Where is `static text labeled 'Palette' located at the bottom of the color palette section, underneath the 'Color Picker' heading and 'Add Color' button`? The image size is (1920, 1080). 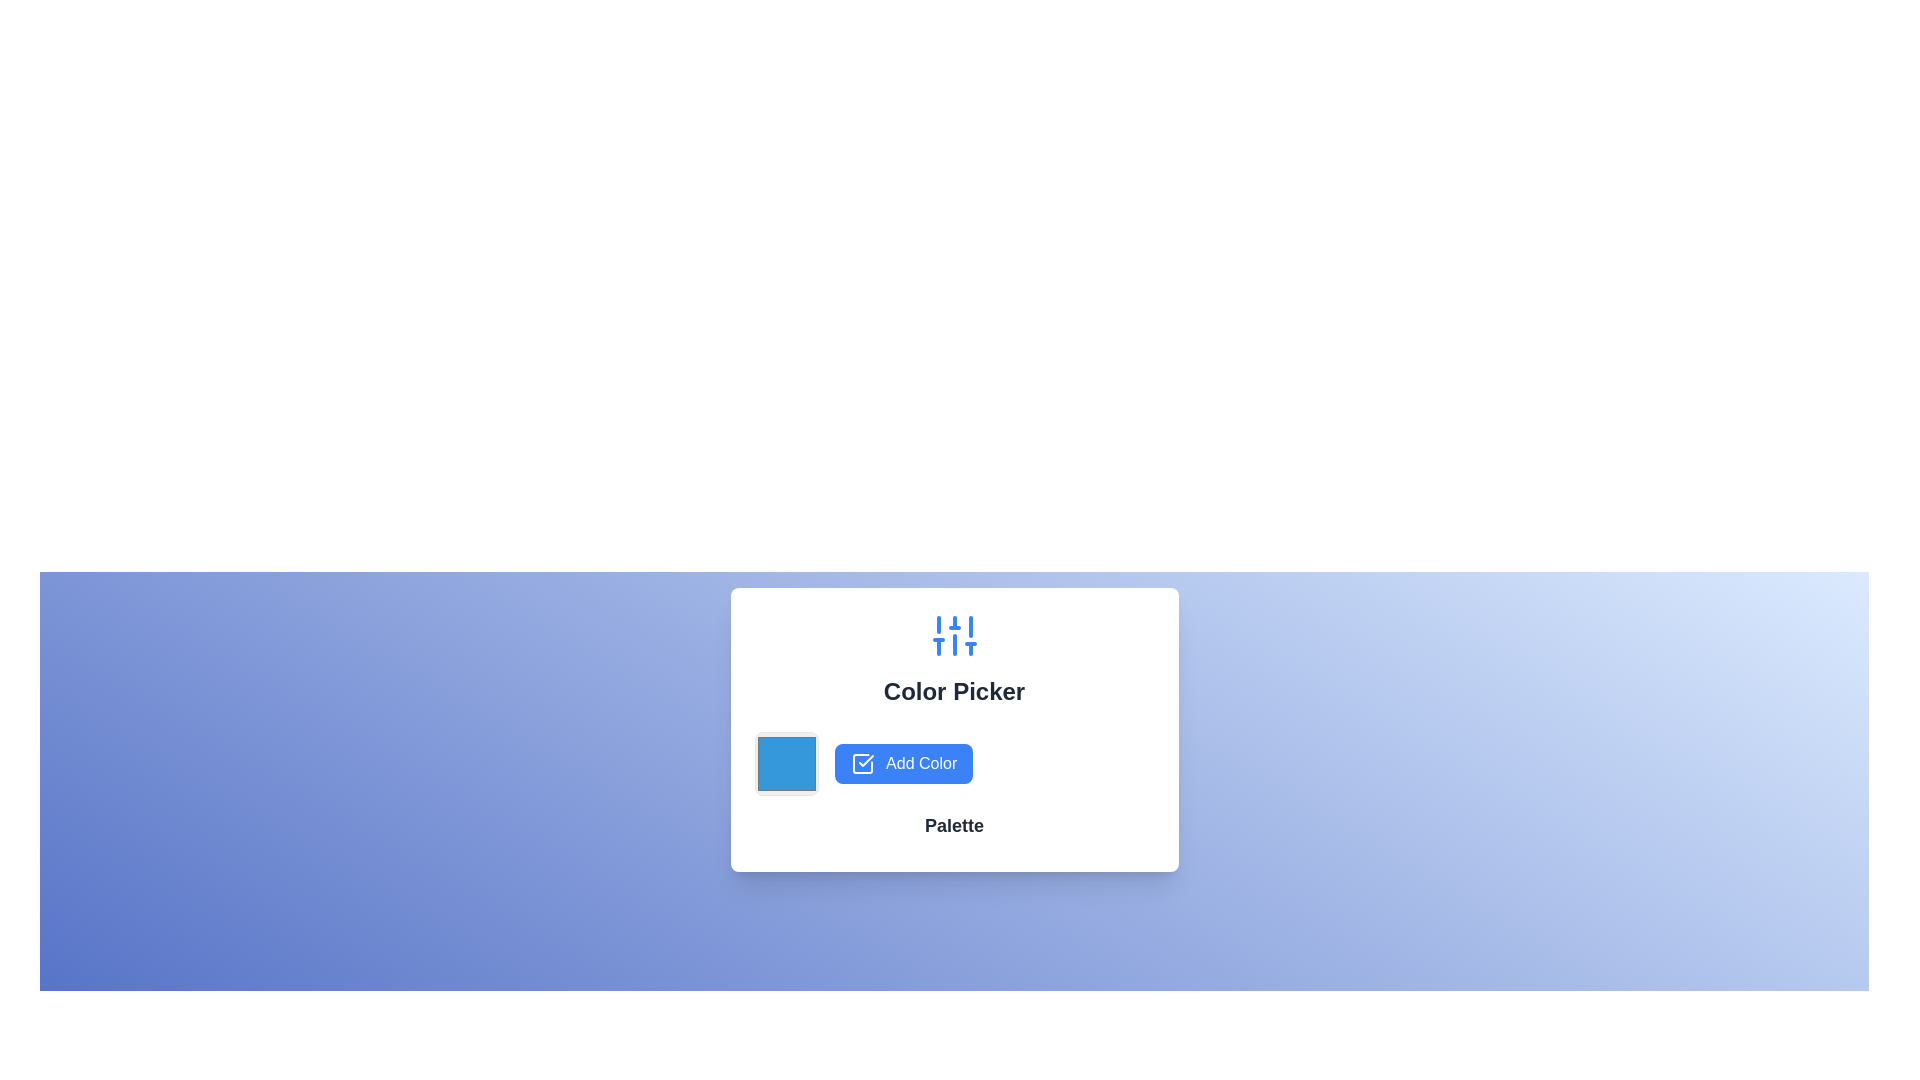 static text labeled 'Palette' located at the bottom of the color palette section, underneath the 'Color Picker' heading and 'Add Color' button is located at coordinates (953, 825).